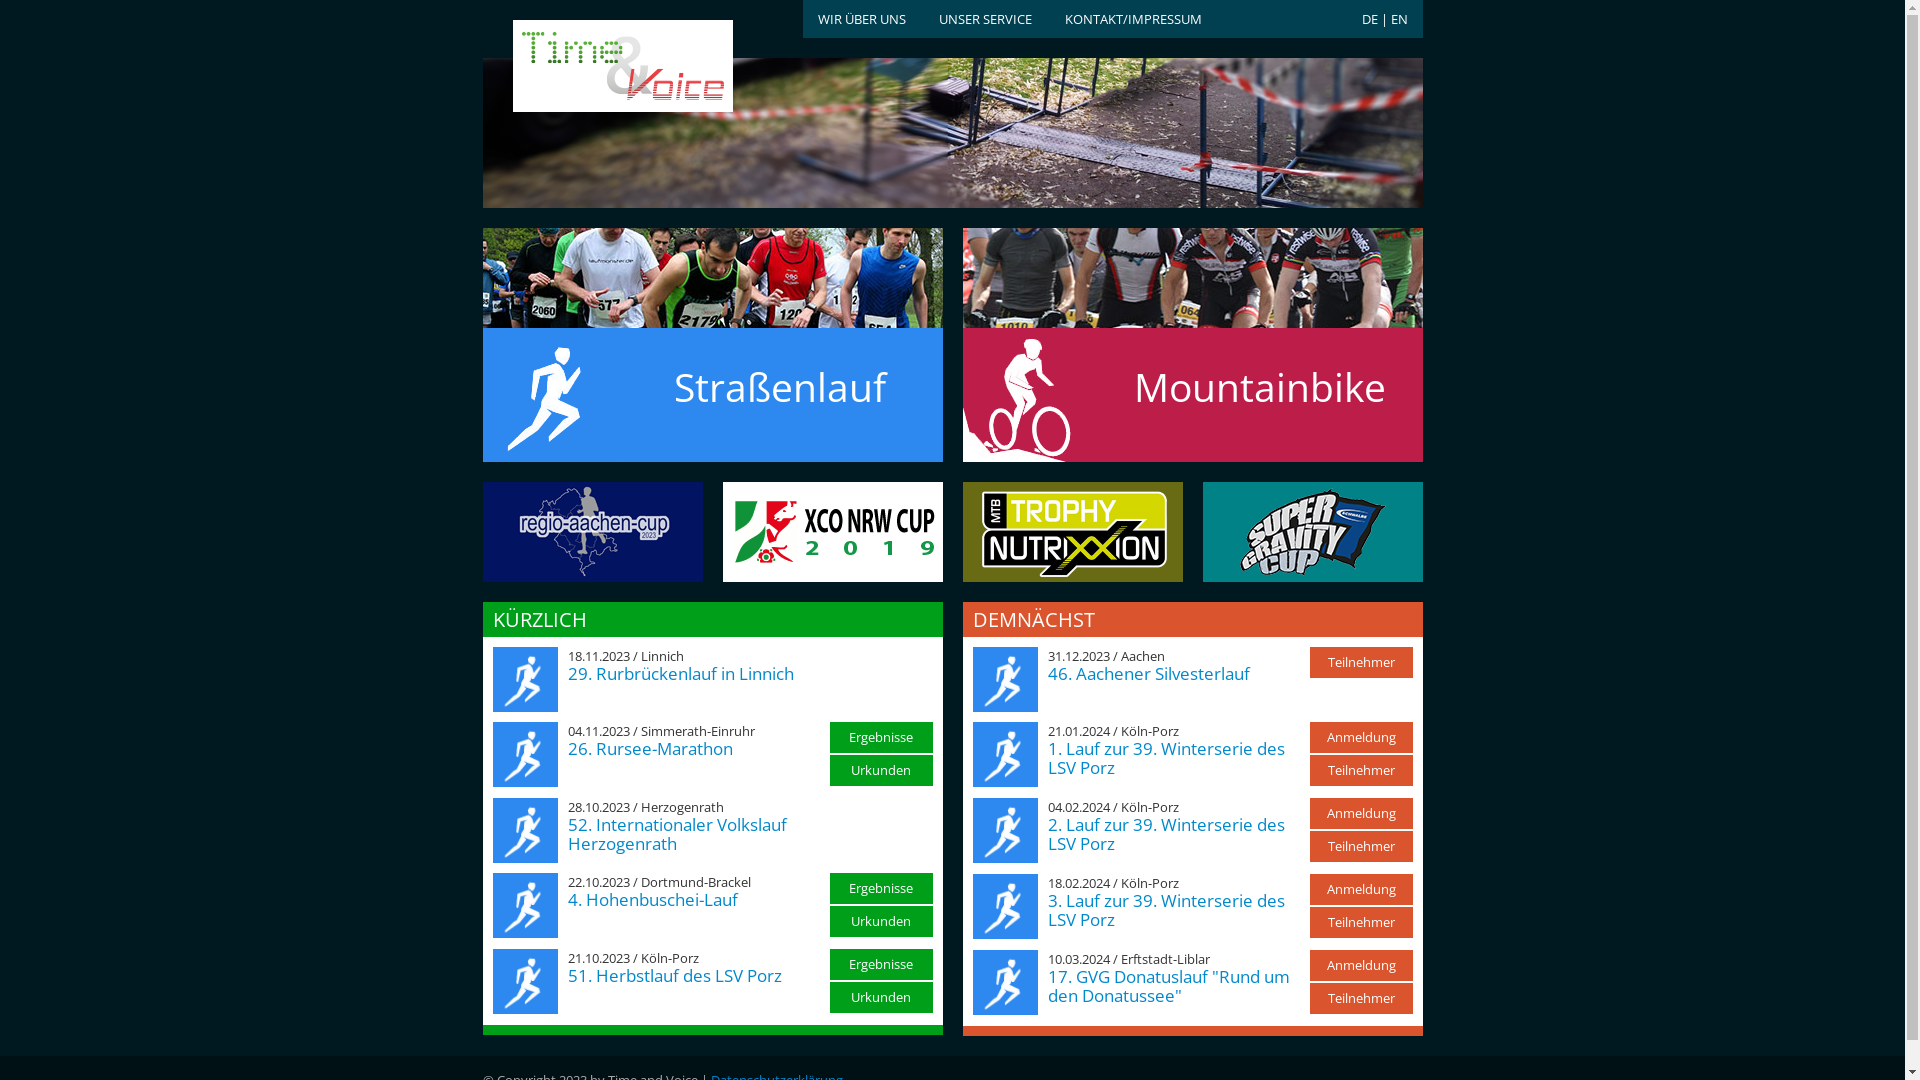 The width and height of the screenshot is (1920, 1080). Describe the element at coordinates (1360, 737) in the screenshot. I see `'Anmeldung'` at that location.